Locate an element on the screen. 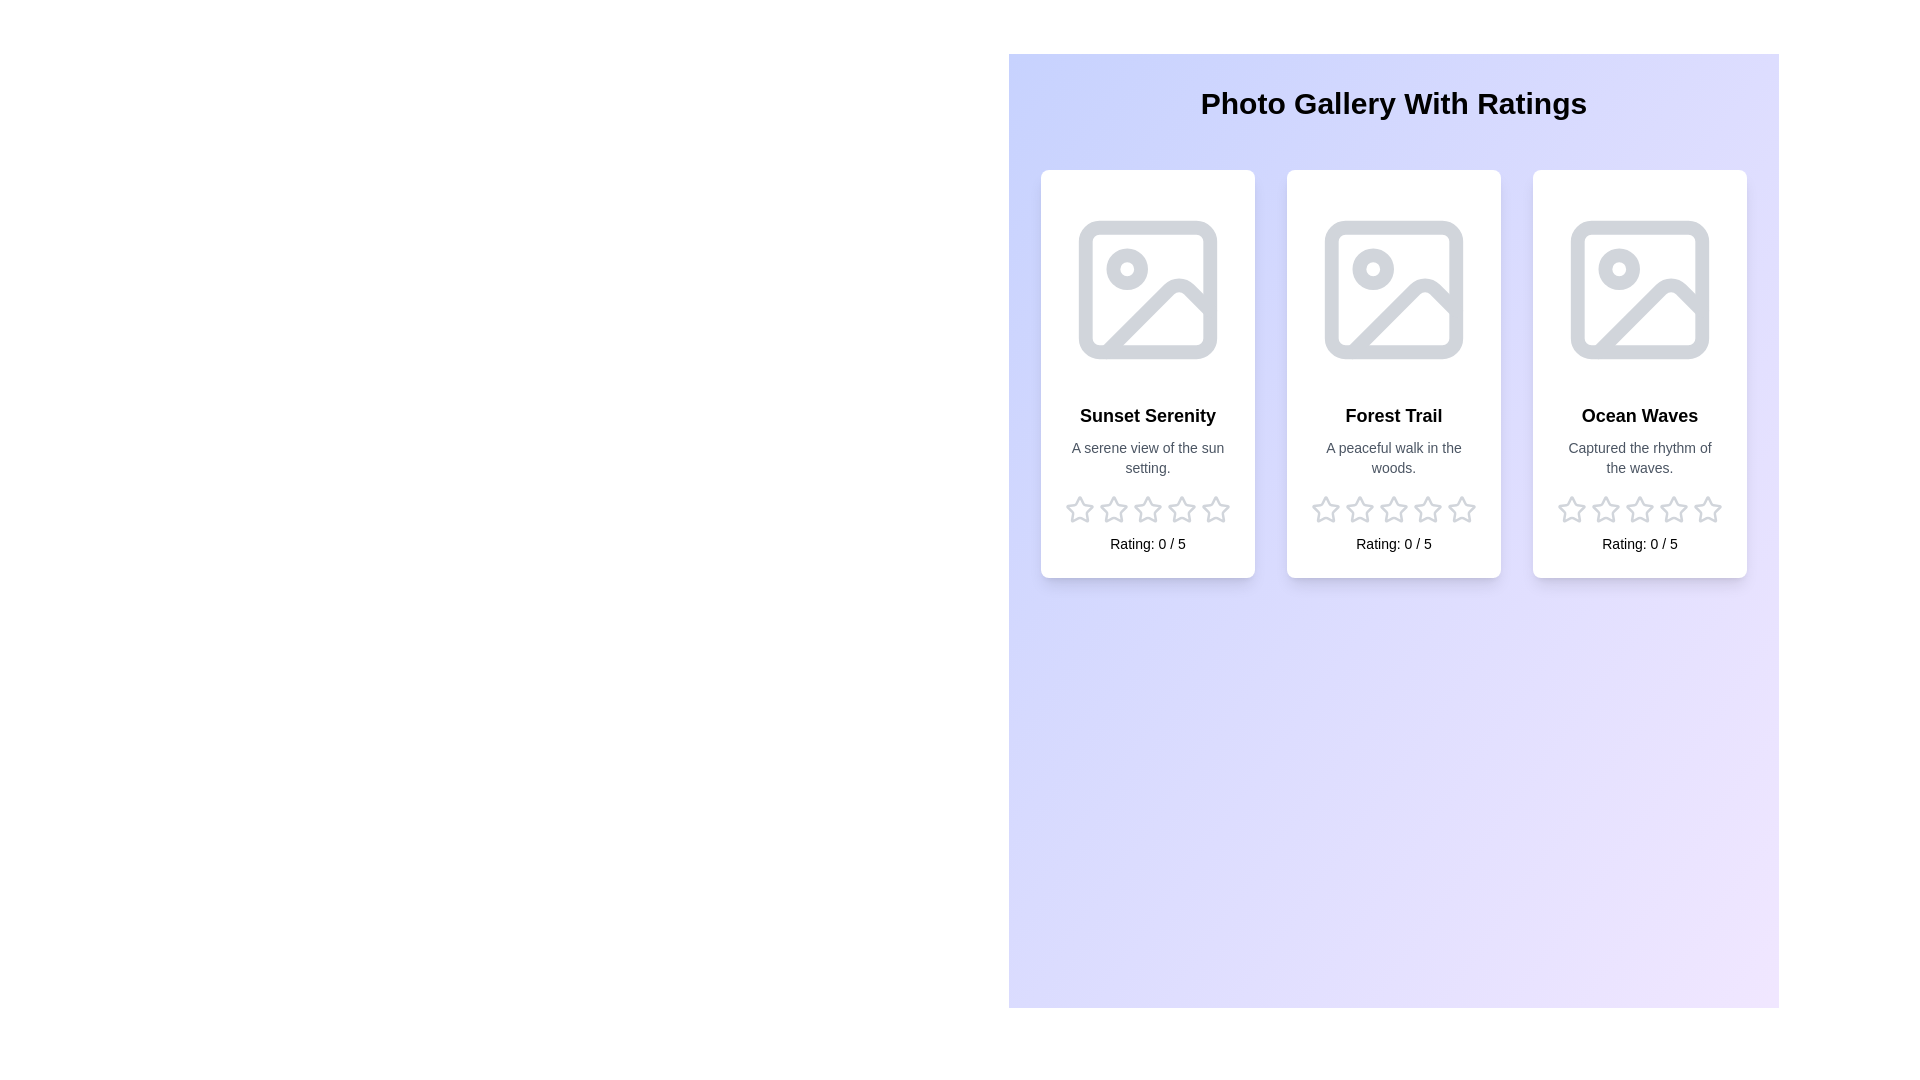  the star corresponding to the rating 1 for the image Ocean Waves is located at coordinates (1570, 508).